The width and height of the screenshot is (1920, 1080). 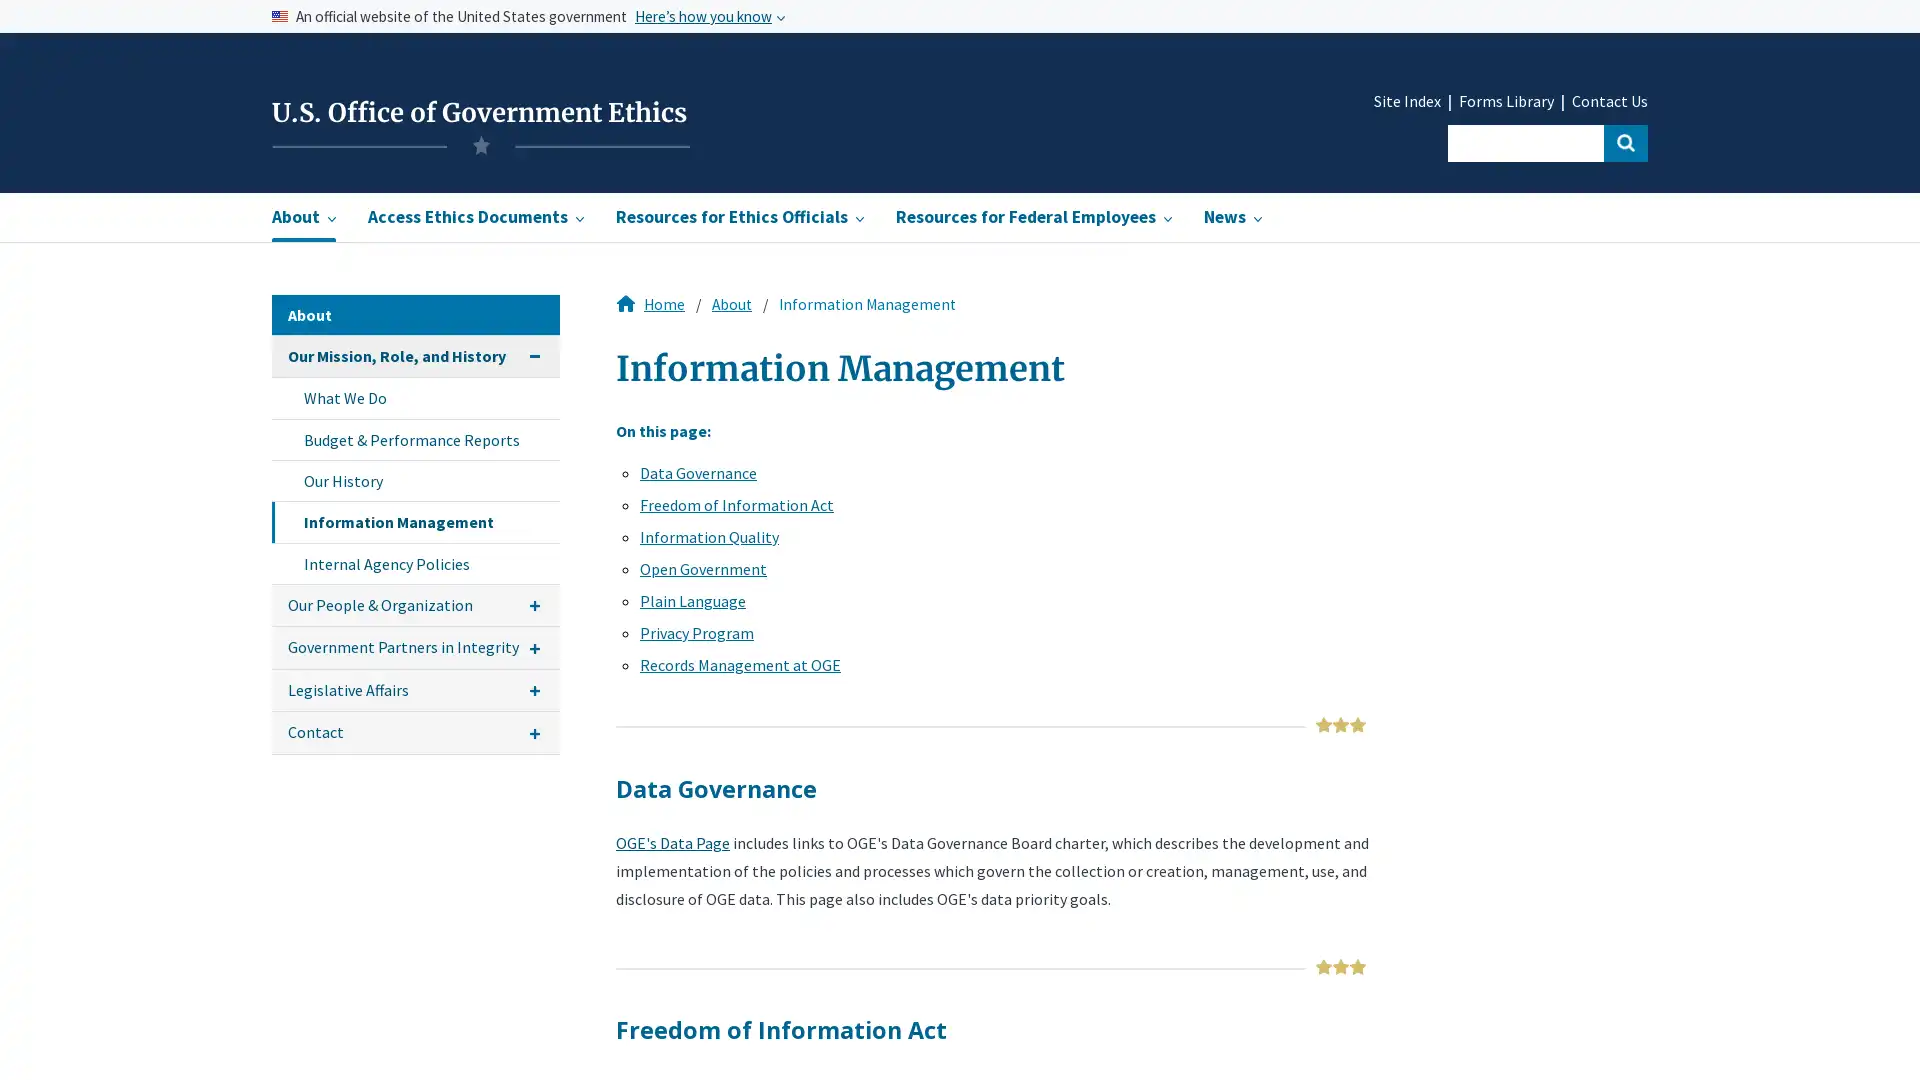 I want to click on Contact, so click(x=415, y=732).